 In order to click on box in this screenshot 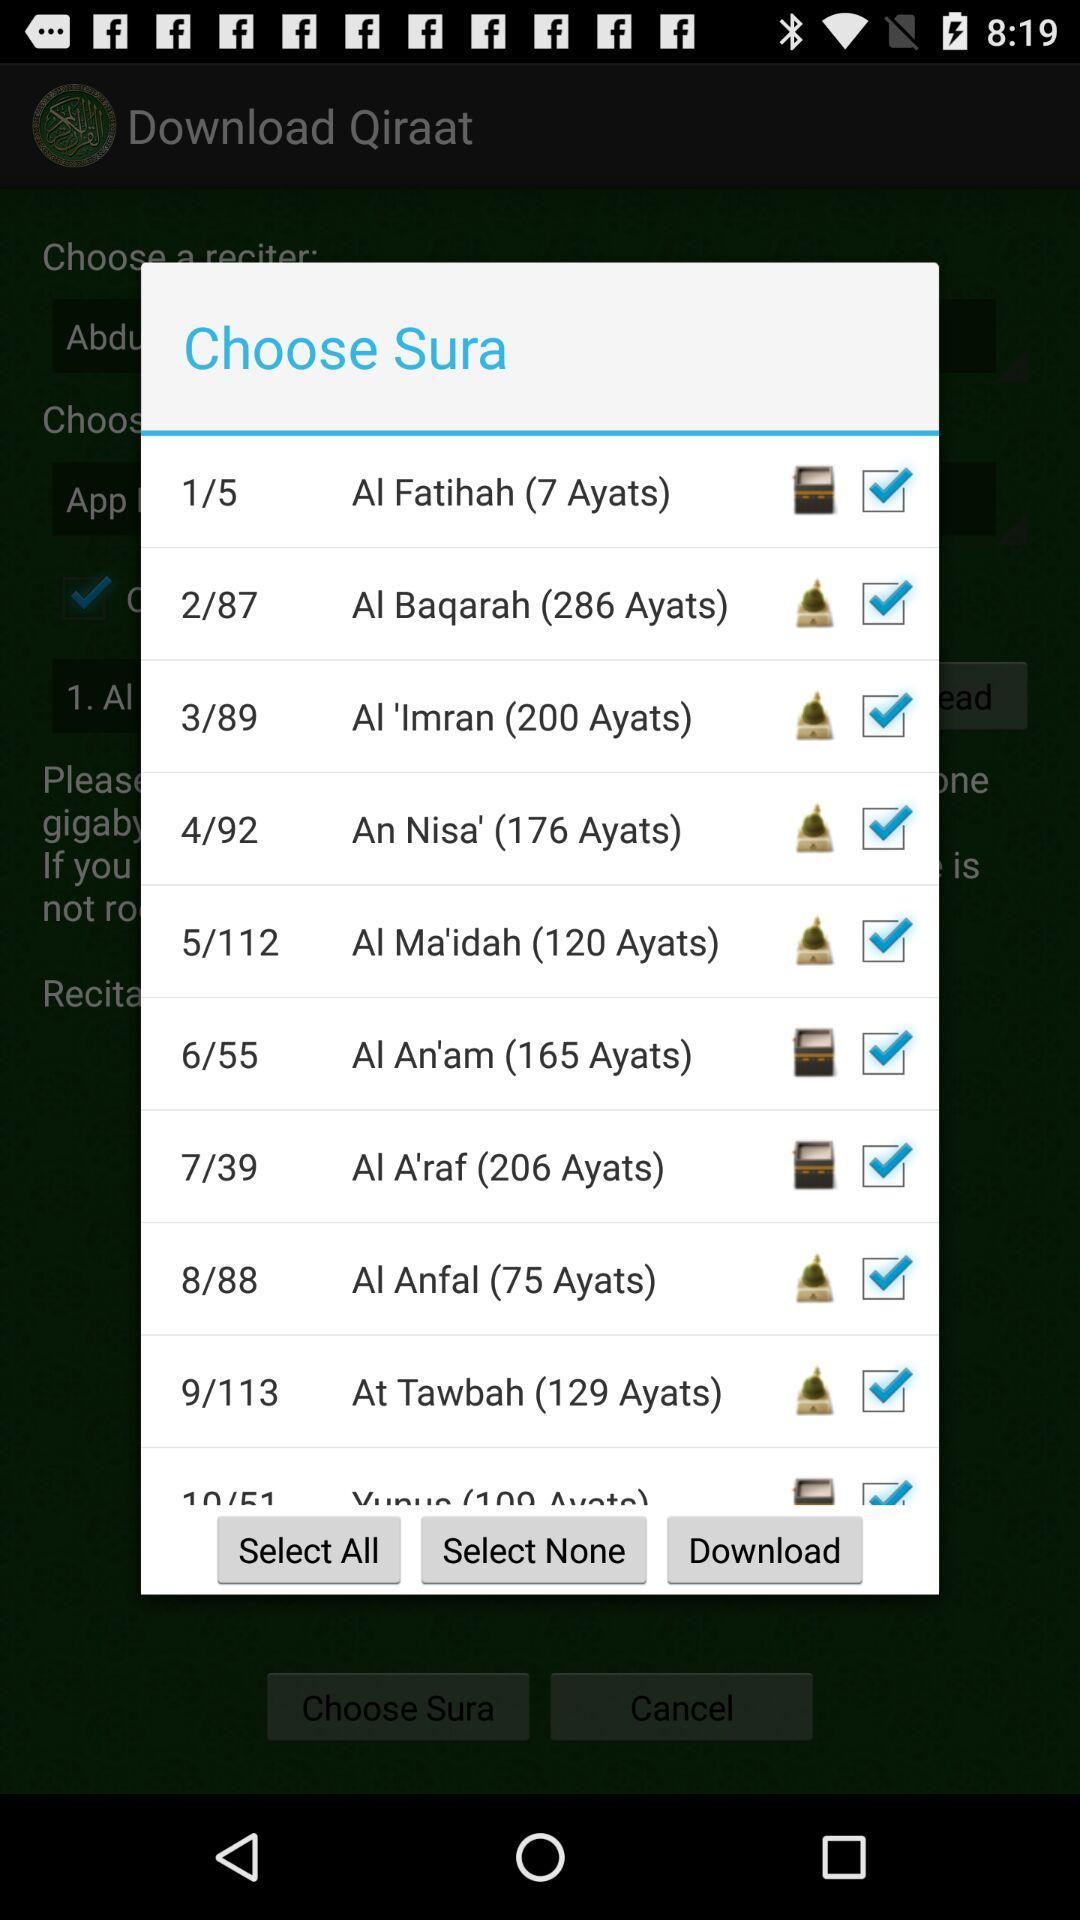, I will do `click(882, 716)`.